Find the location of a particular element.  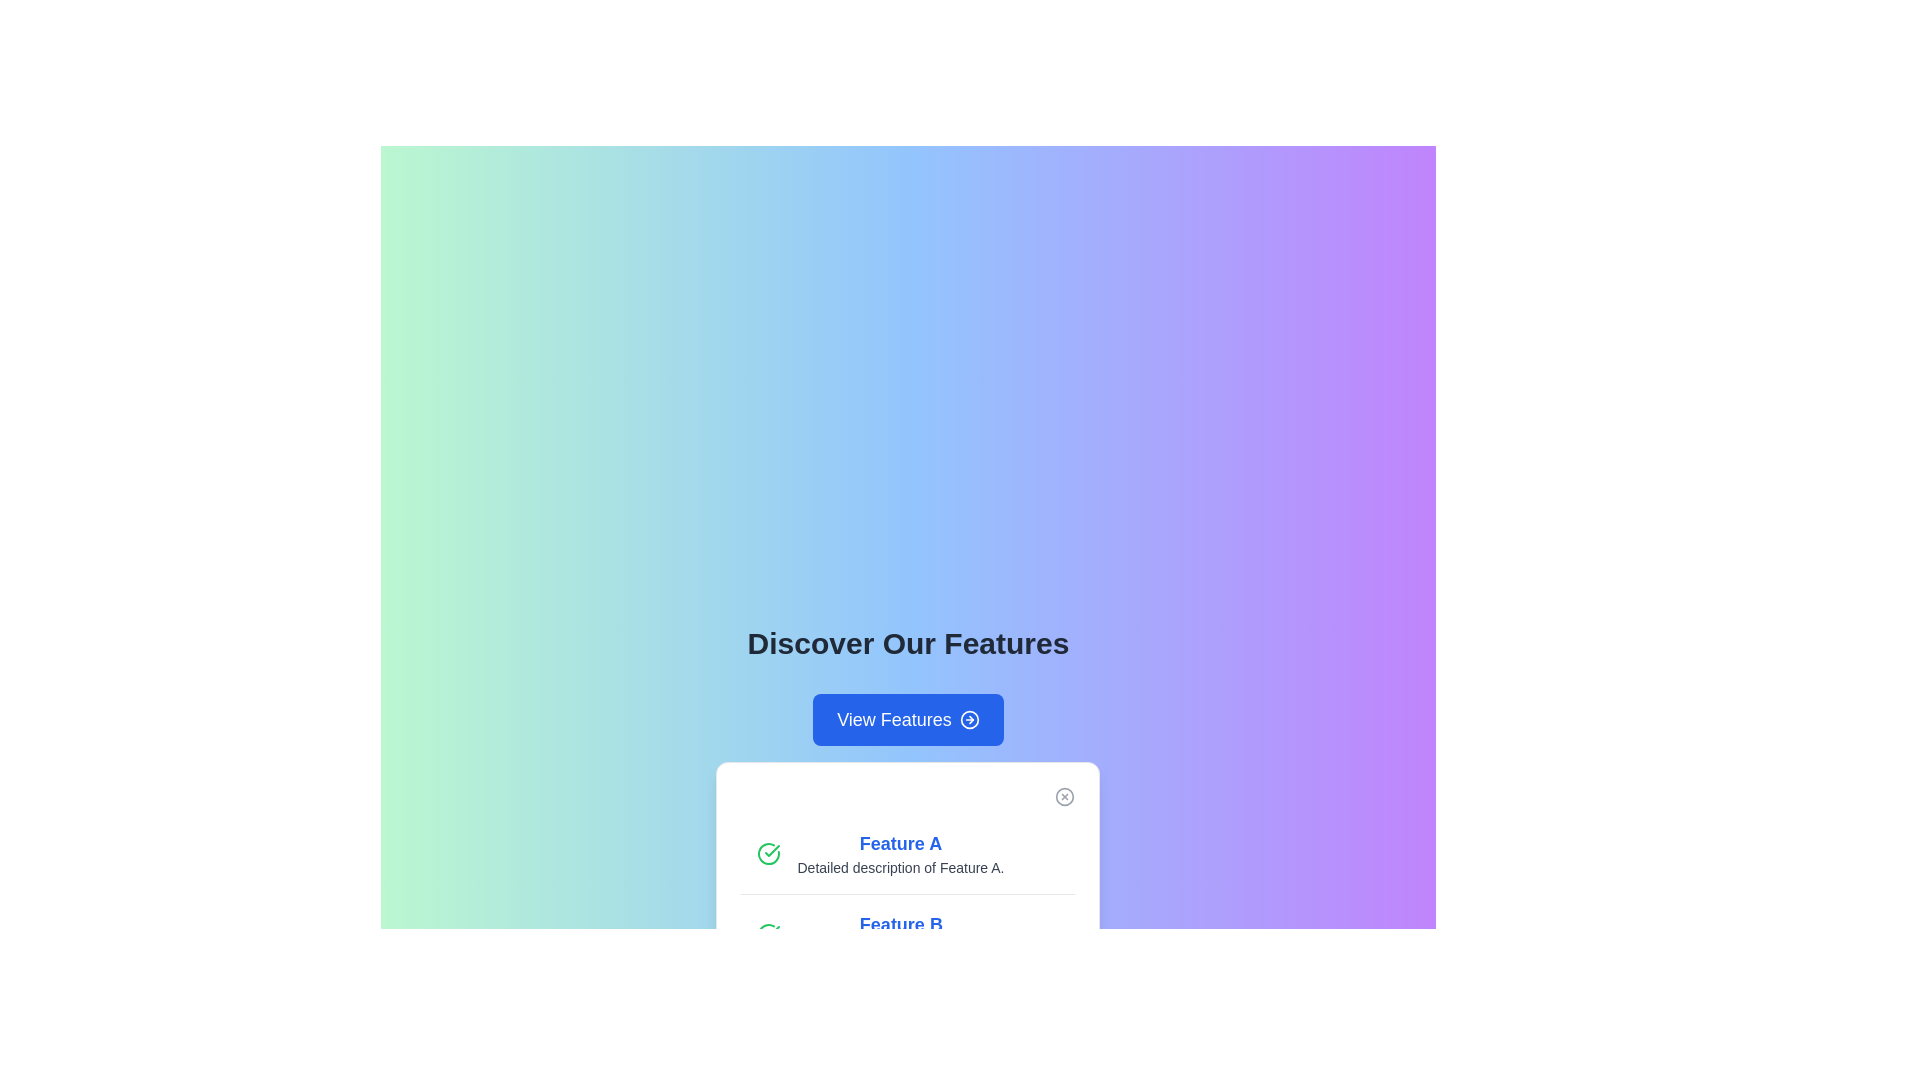

the icon associated with the 'Feature B' entry in the vertically stacked list, which is located below 'Feature A' in the modal is located at coordinates (907, 934).